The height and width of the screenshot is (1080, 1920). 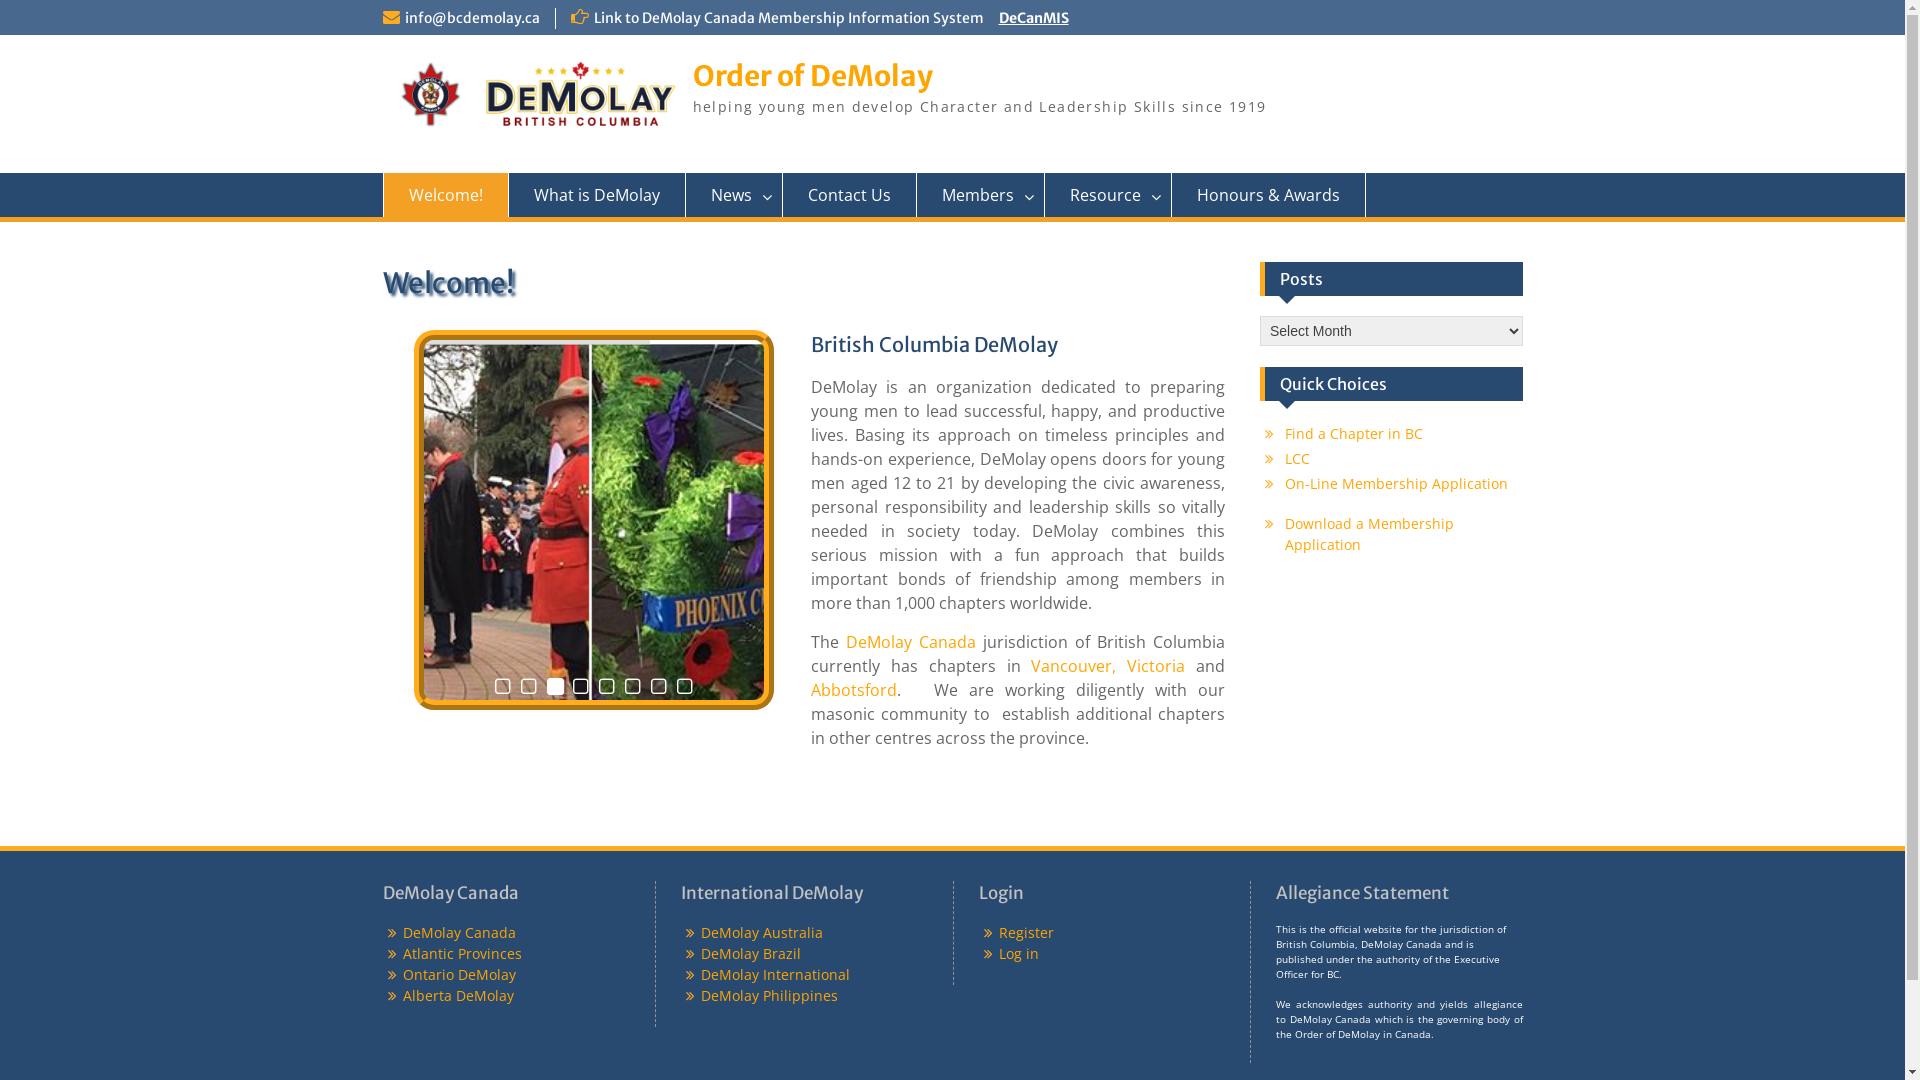 What do you see at coordinates (1017, 952) in the screenshot?
I see `'Log in'` at bounding box center [1017, 952].